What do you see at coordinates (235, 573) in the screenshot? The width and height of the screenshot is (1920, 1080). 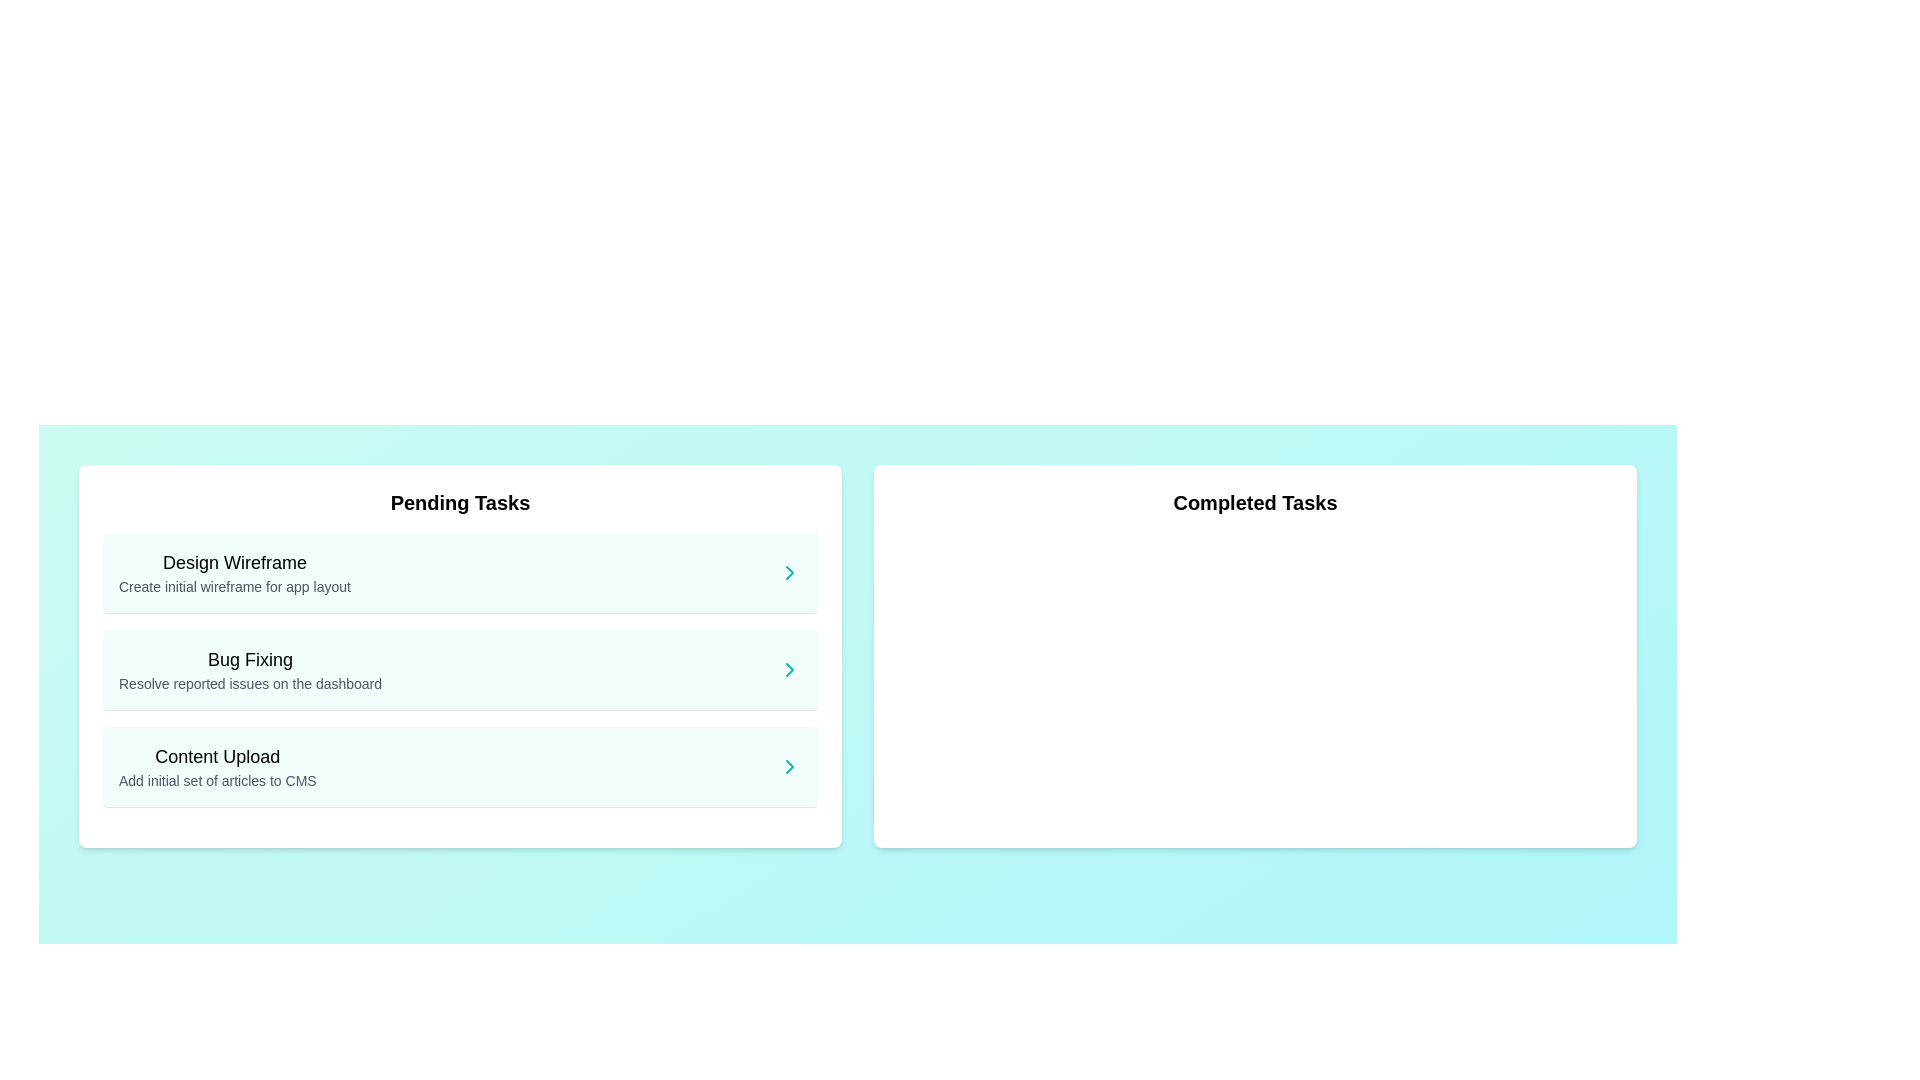 I see `the task description element in the 'Pending Tasks' section, which provides details about creating an initial application wireframe` at bounding box center [235, 573].